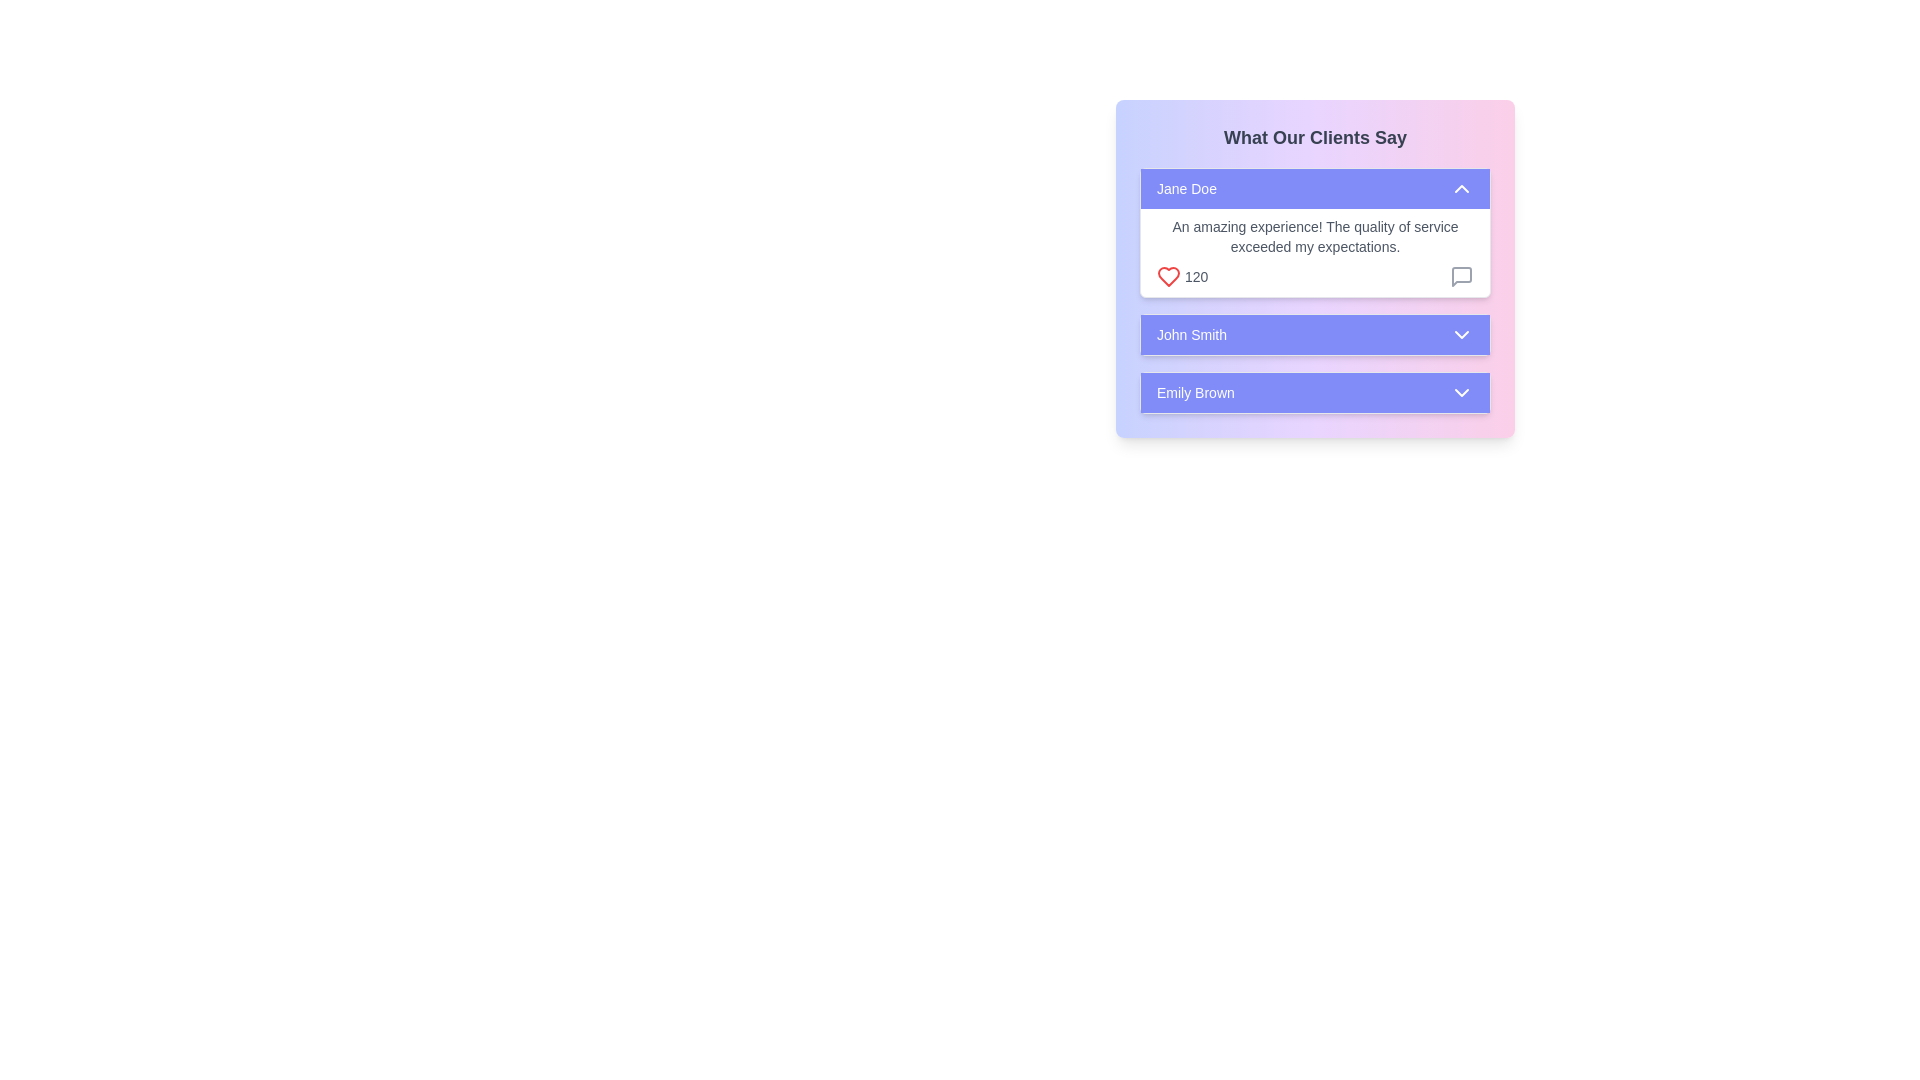  What do you see at coordinates (1462, 393) in the screenshot?
I see `the downwards chevron icon located on the right side of the 'Emily Brown' button to emphasize its functionality and reveal more context` at bounding box center [1462, 393].